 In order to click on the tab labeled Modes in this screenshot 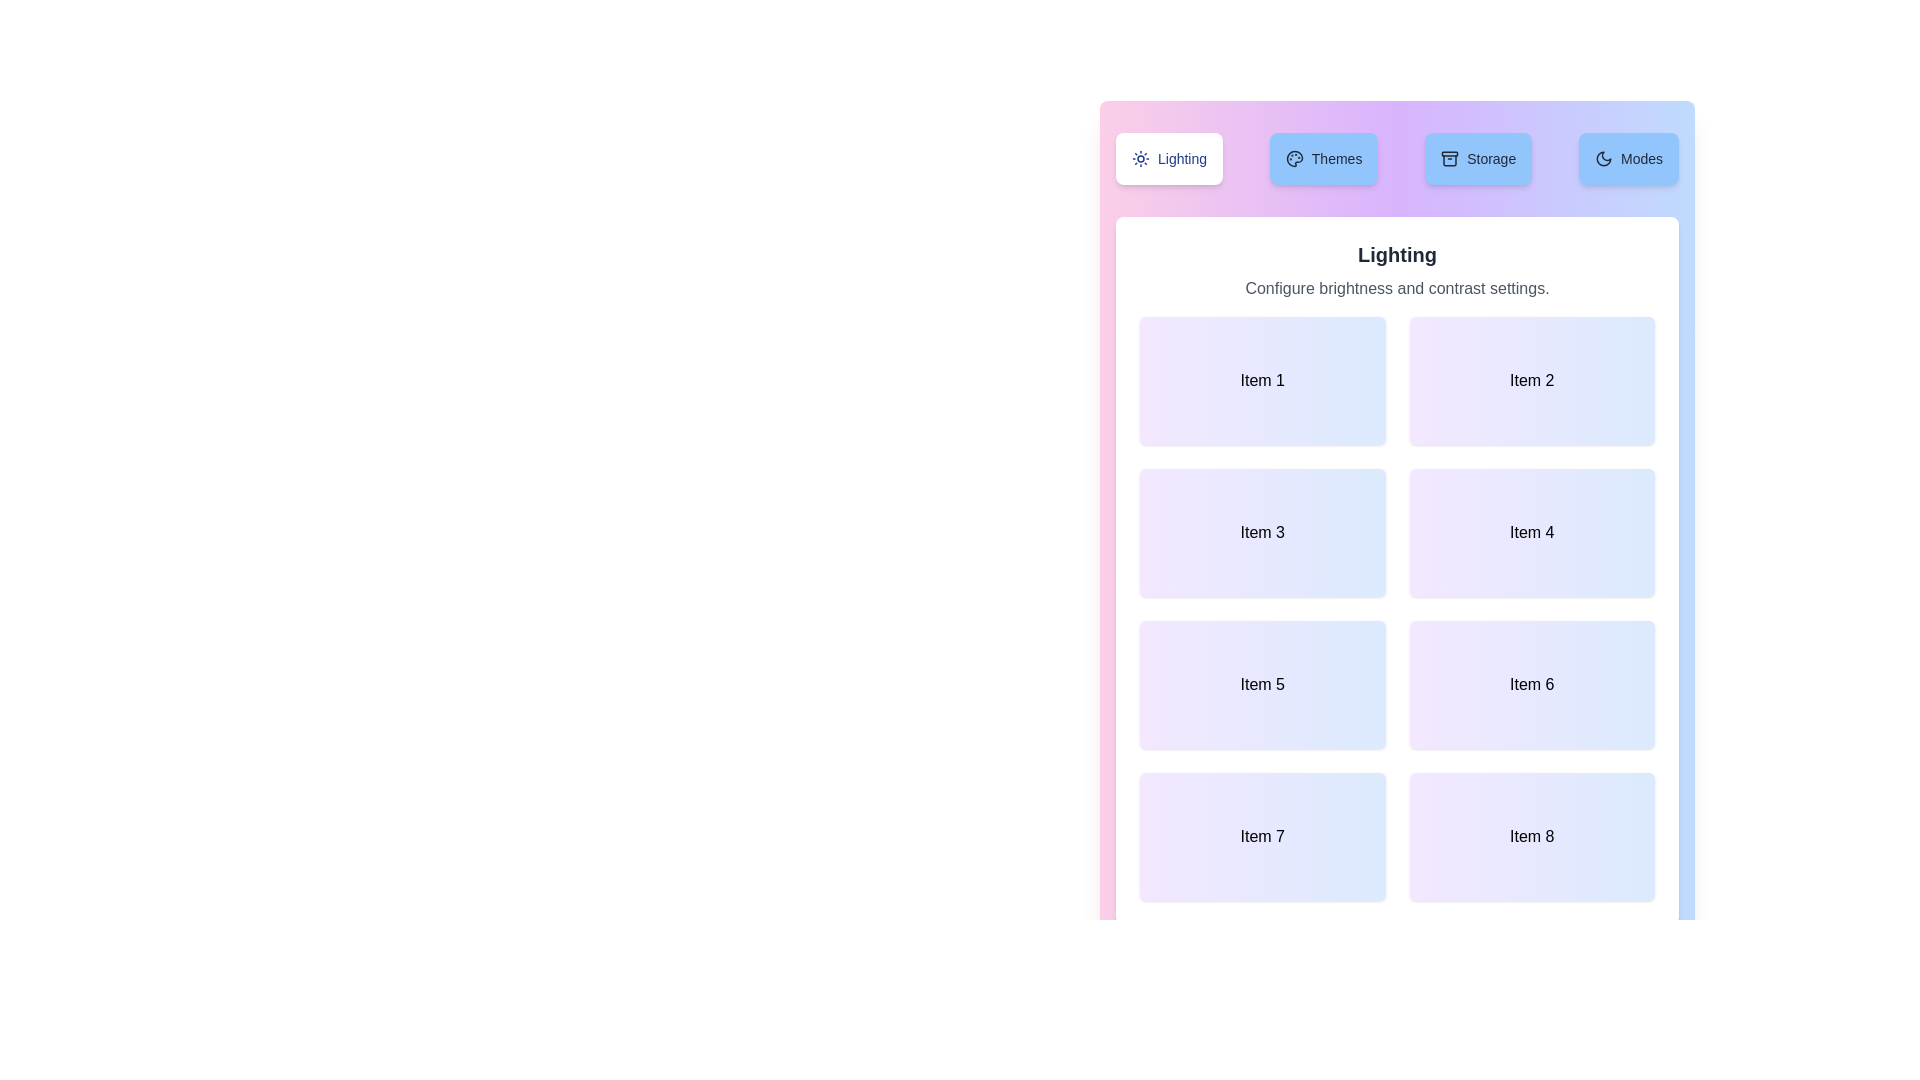, I will do `click(1628, 157)`.